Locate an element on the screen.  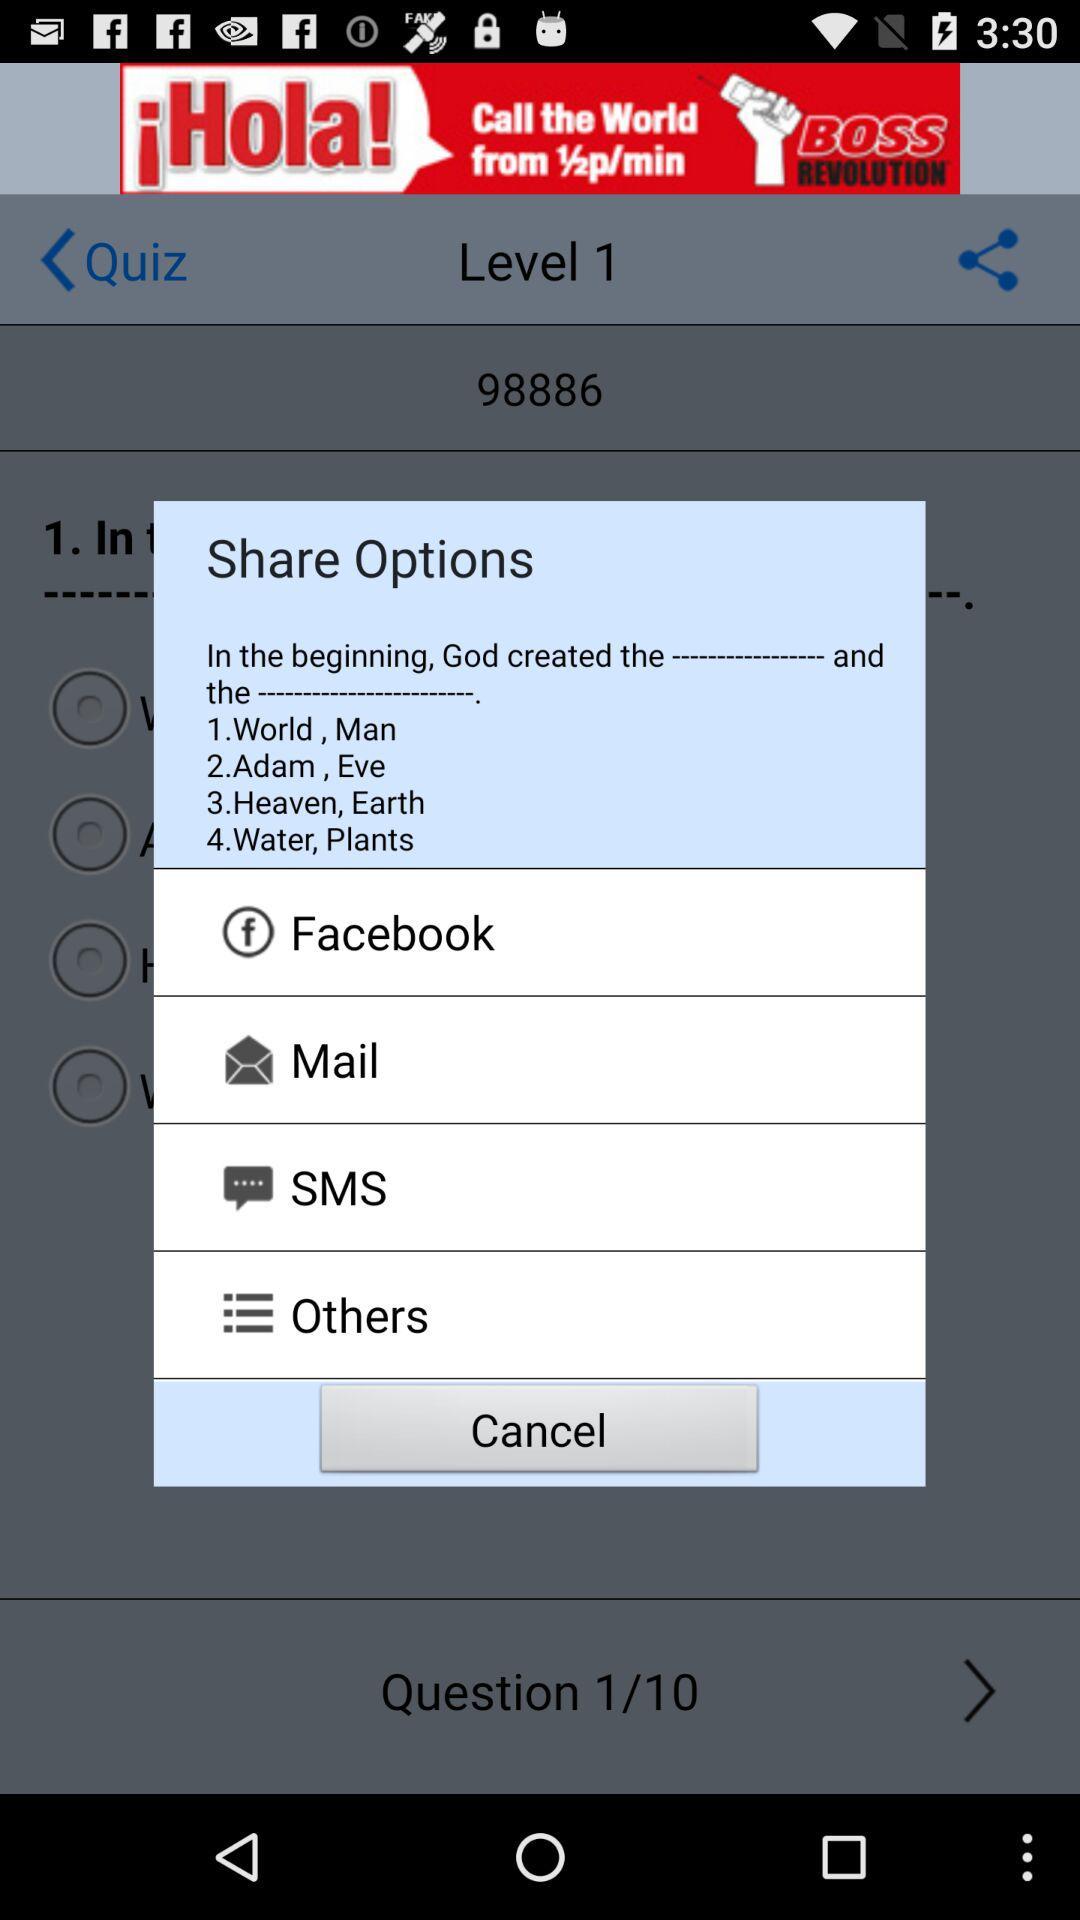
previous is located at coordinates (56, 258).